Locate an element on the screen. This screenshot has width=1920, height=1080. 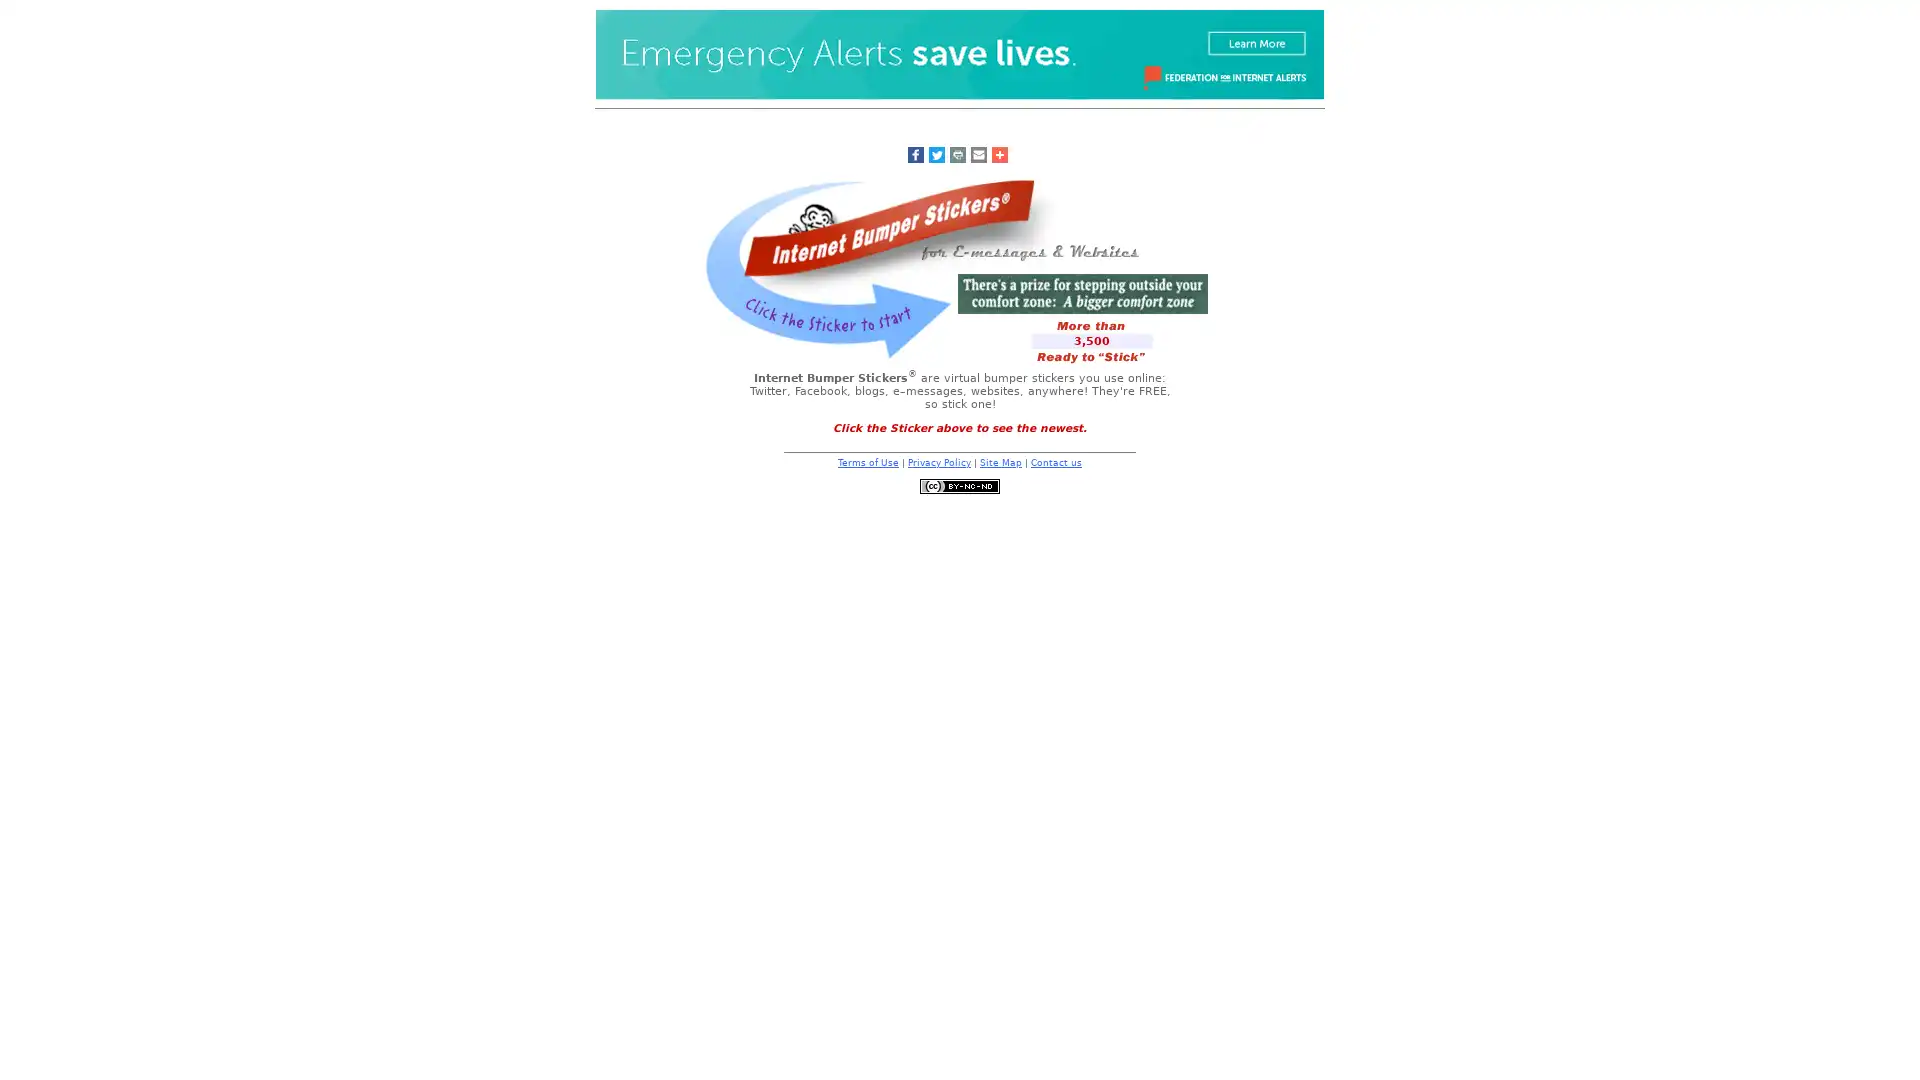
Share to Print is located at coordinates (955, 153).